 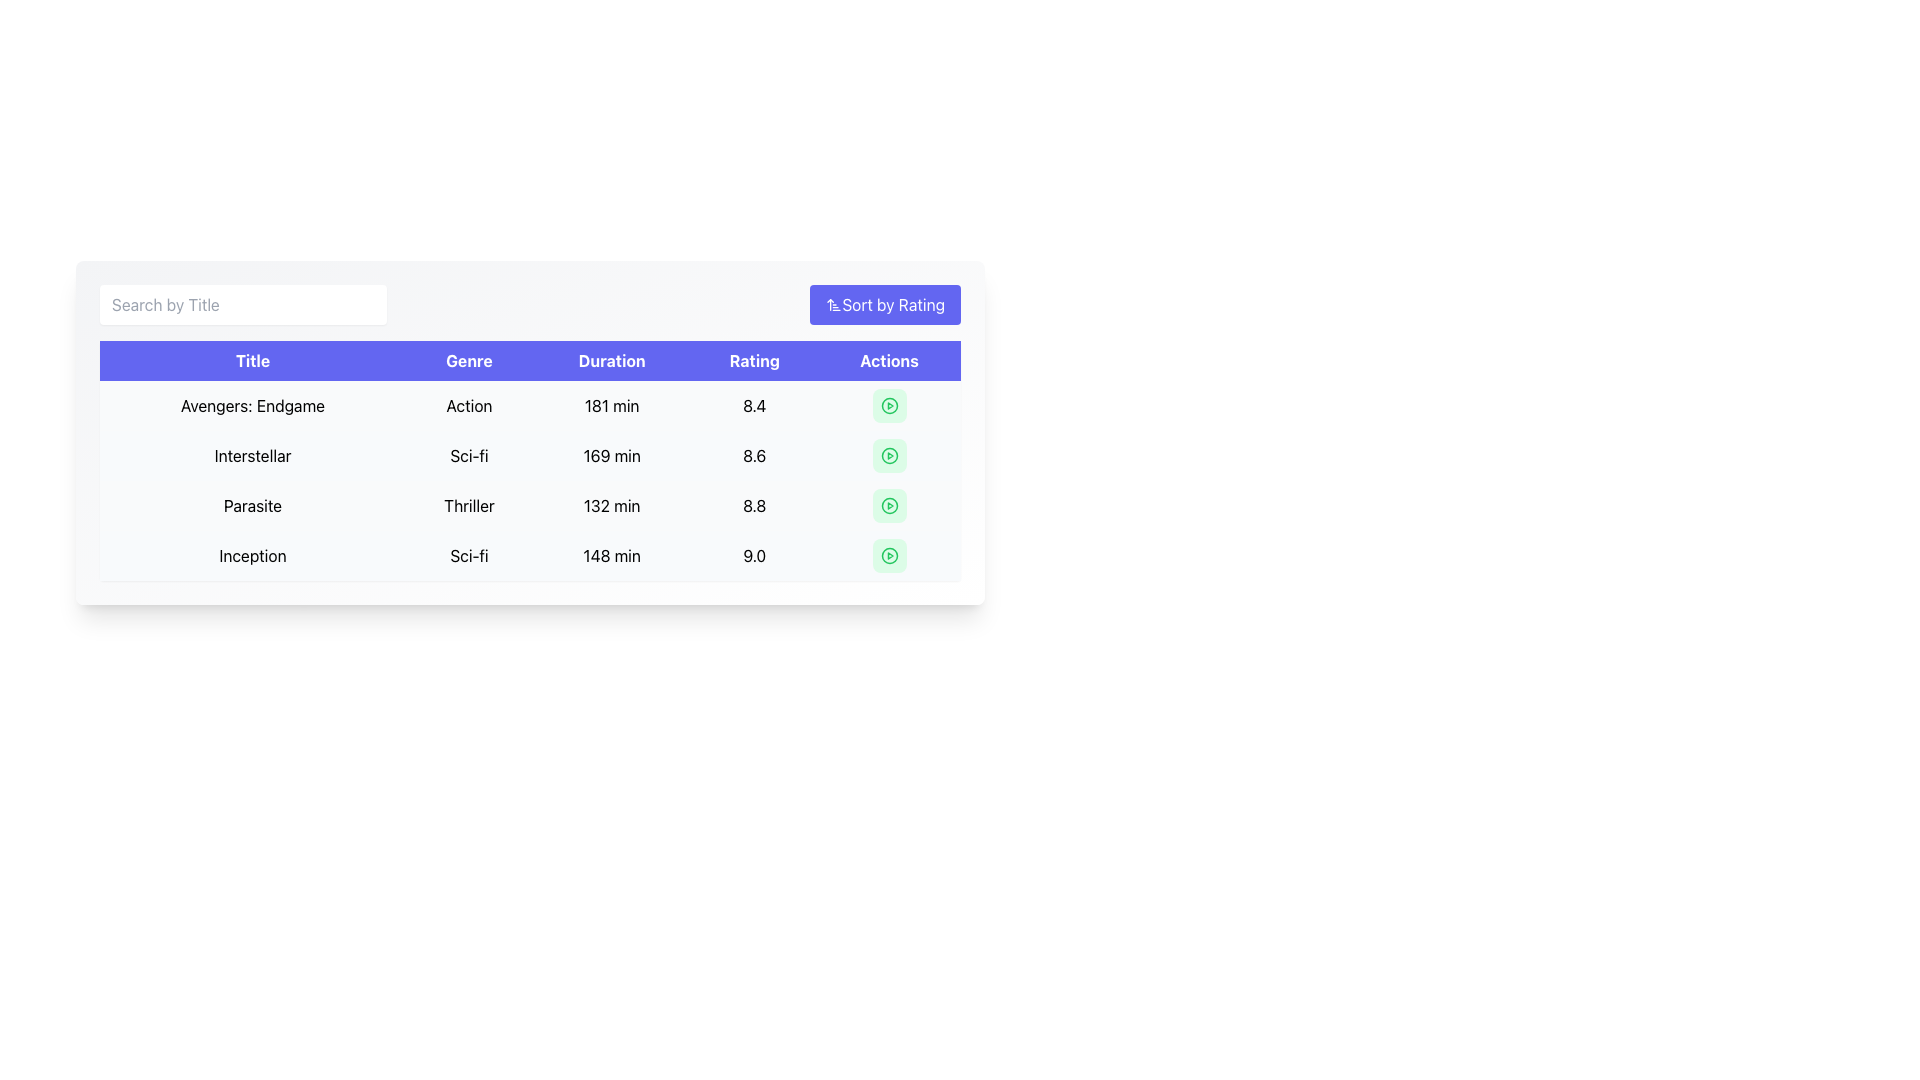 What do you see at coordinates (834, 304) in the screenshot?
I see `the sorting order icon located inside the blue 'Sort by Rating' button in the top-right area of the interface, positioned left to the text` at bounding box center [834, 304].